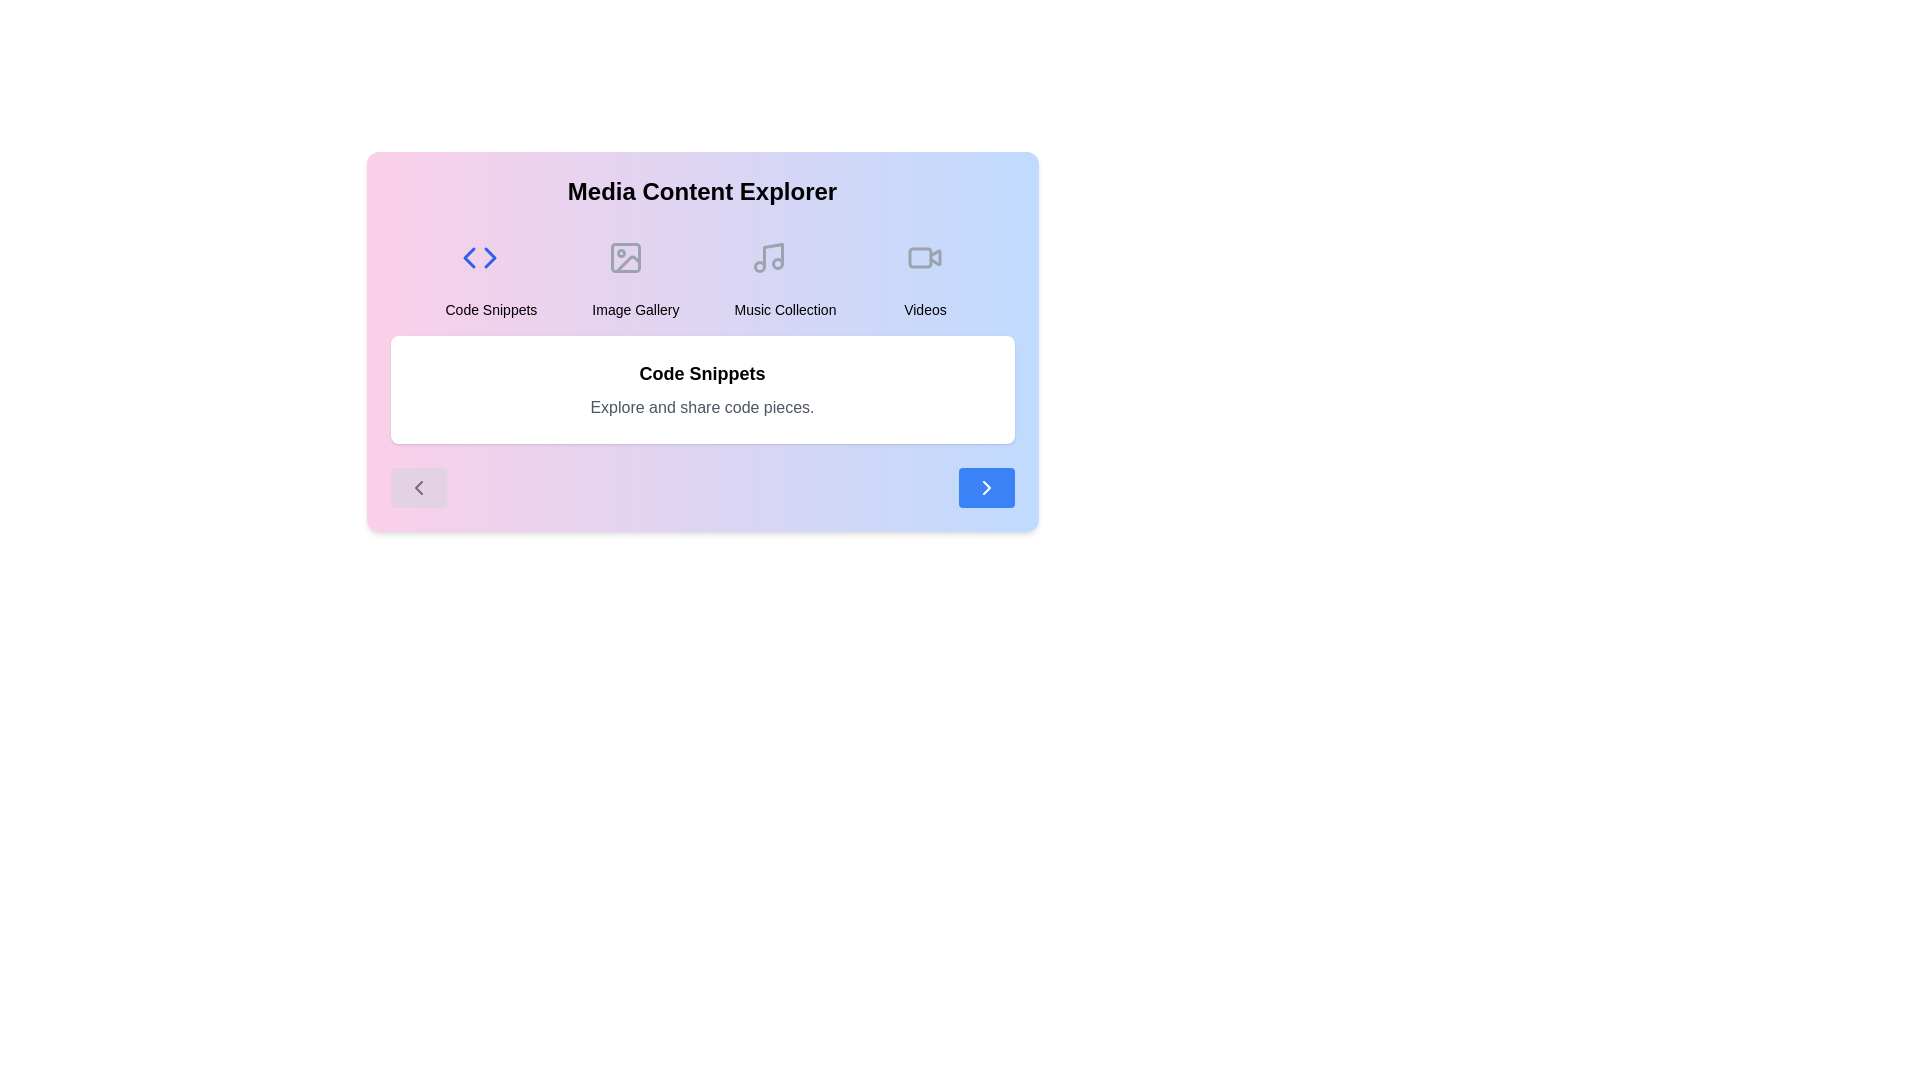 This screenshot has width=1920, height=1080. I want to click on the category Music Collection to view its description, so click(784, 272).